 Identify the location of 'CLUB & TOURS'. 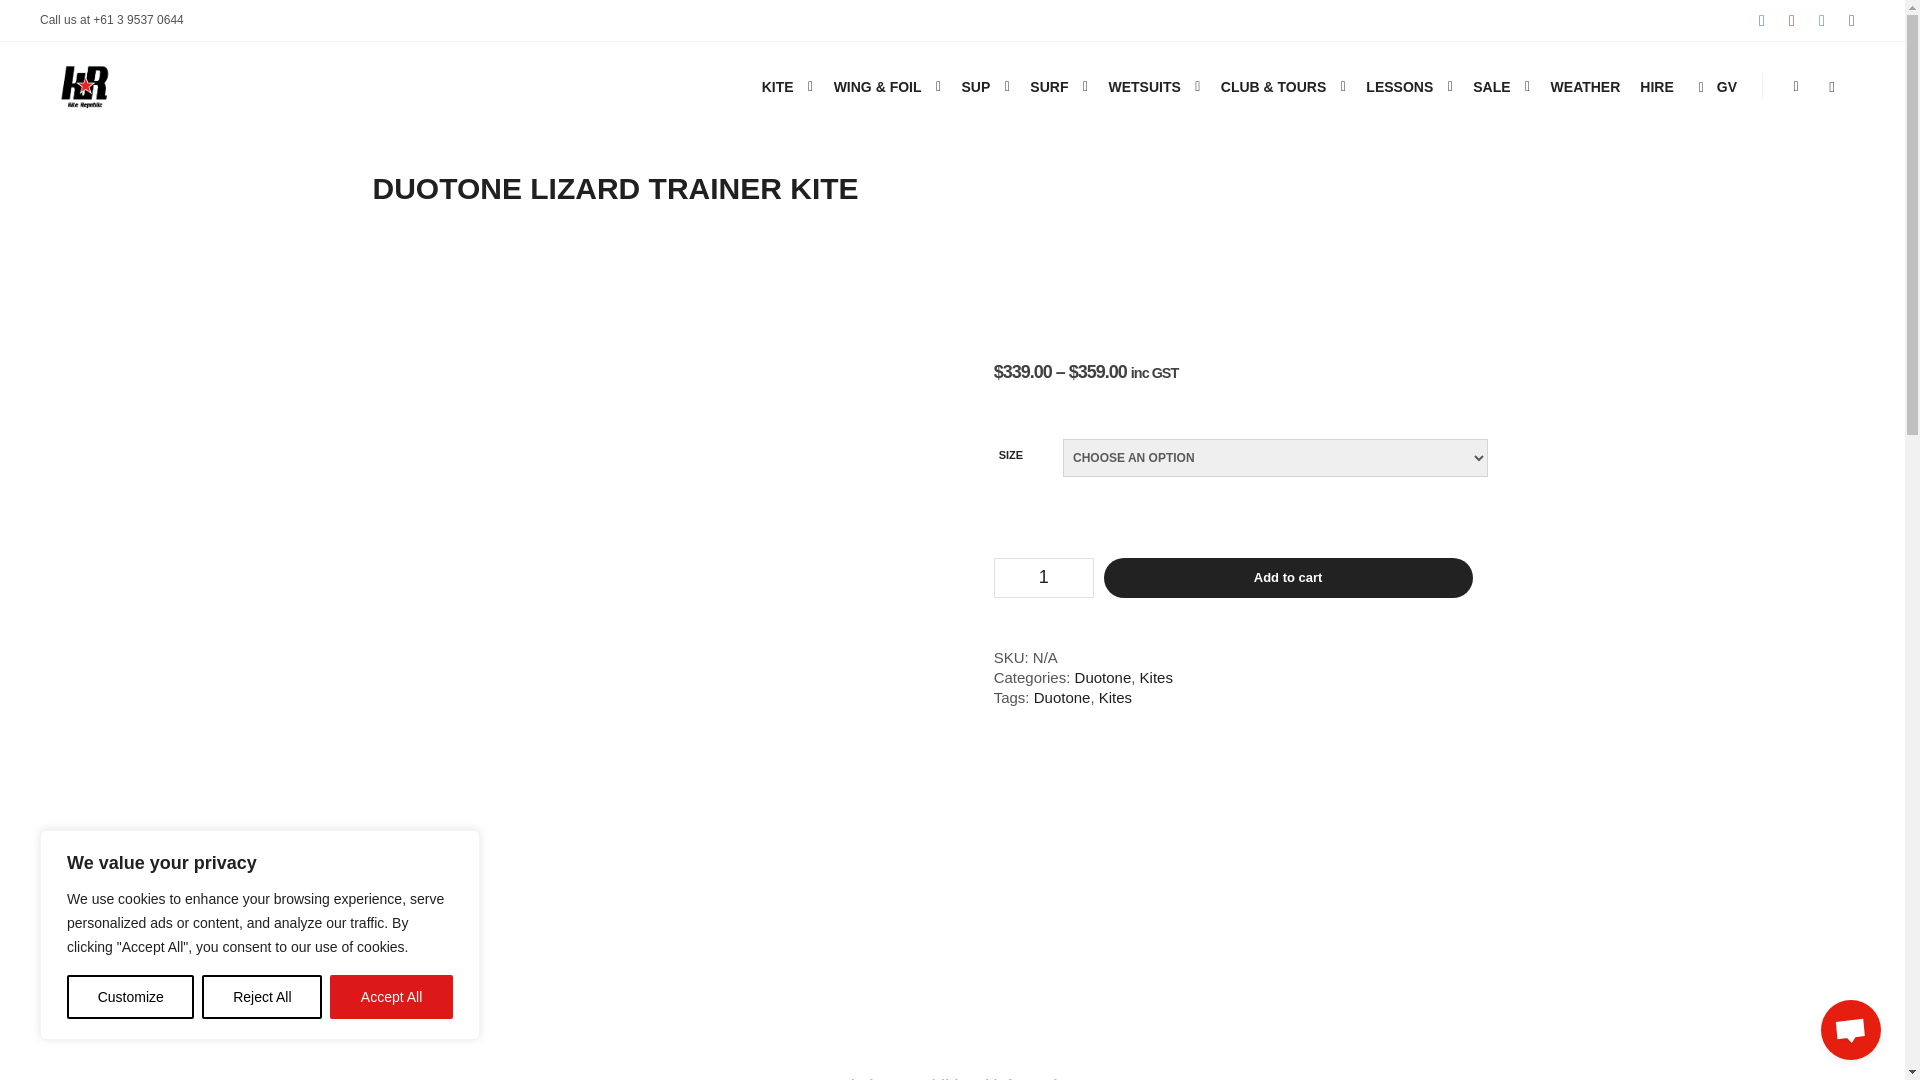
(1270, 86).